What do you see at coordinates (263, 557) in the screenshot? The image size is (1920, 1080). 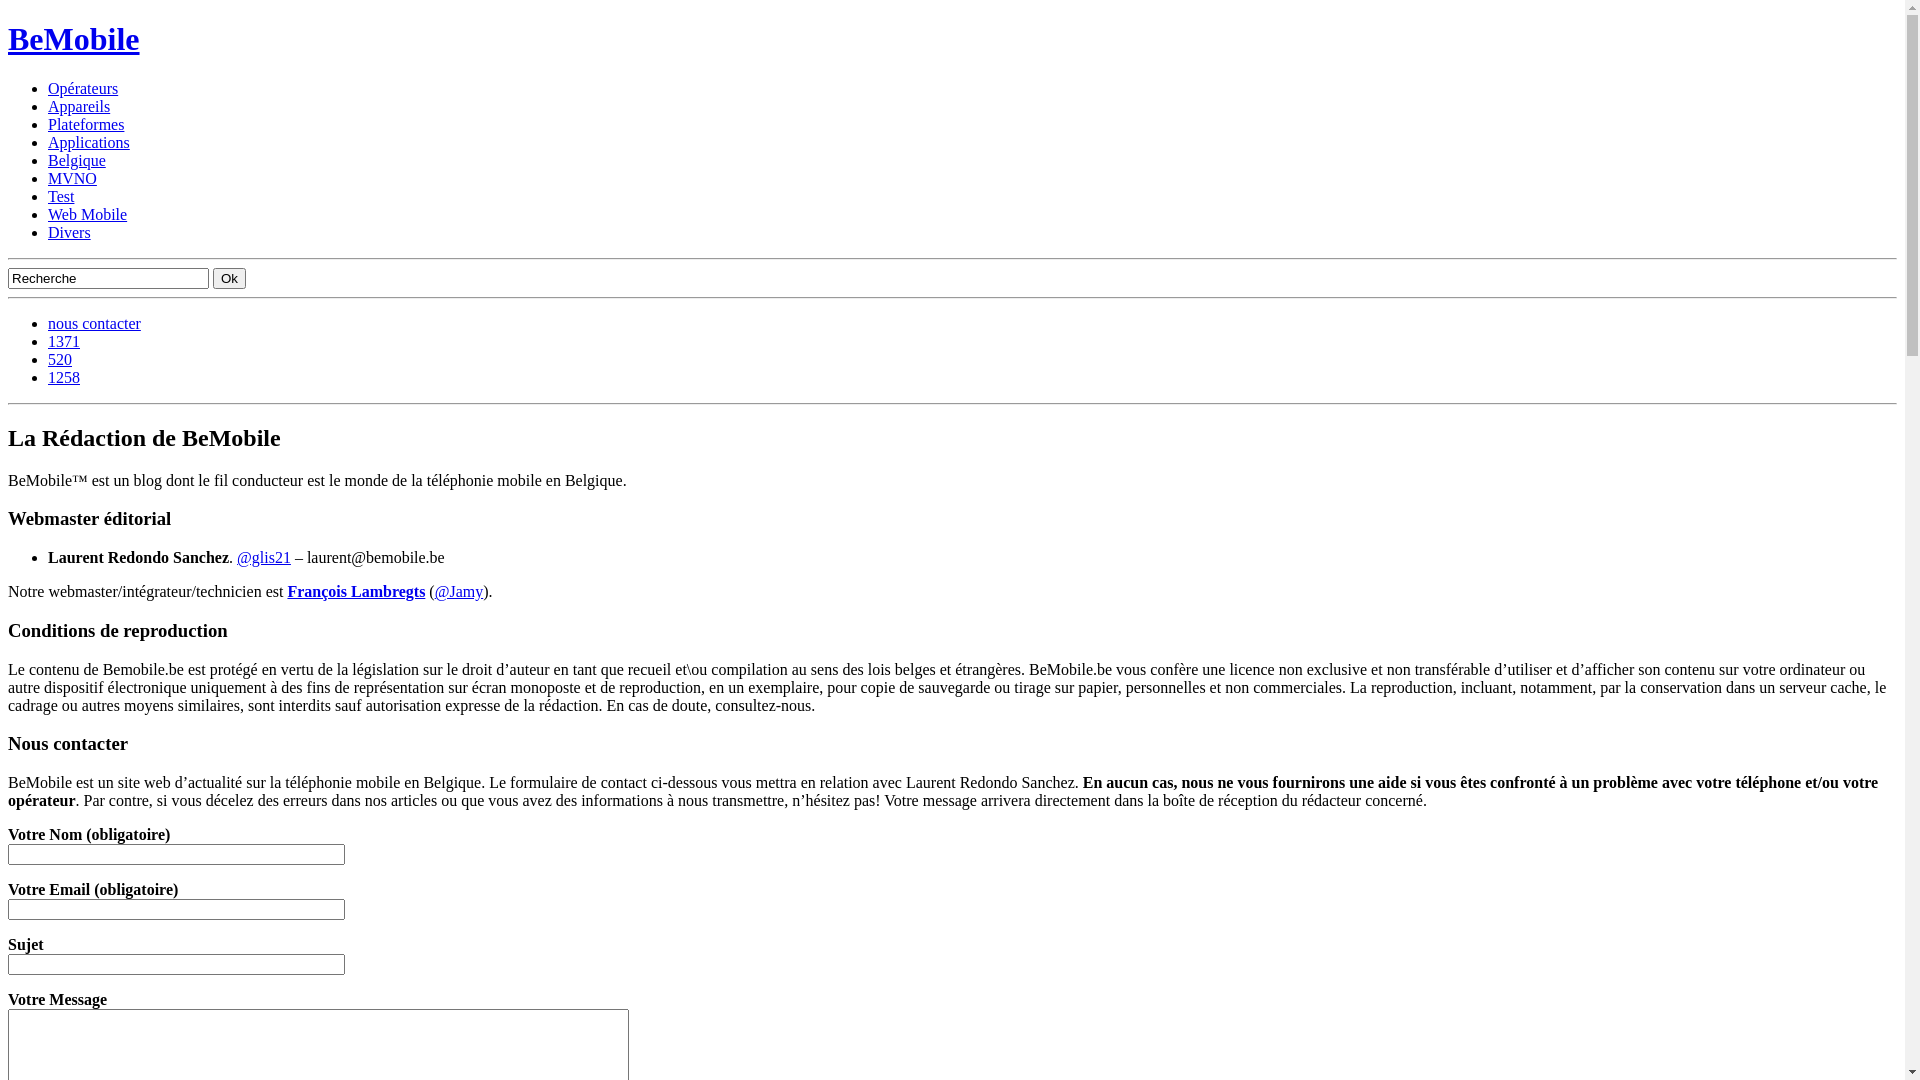 I see `'@glis21'` at bounding box center [263, 557].